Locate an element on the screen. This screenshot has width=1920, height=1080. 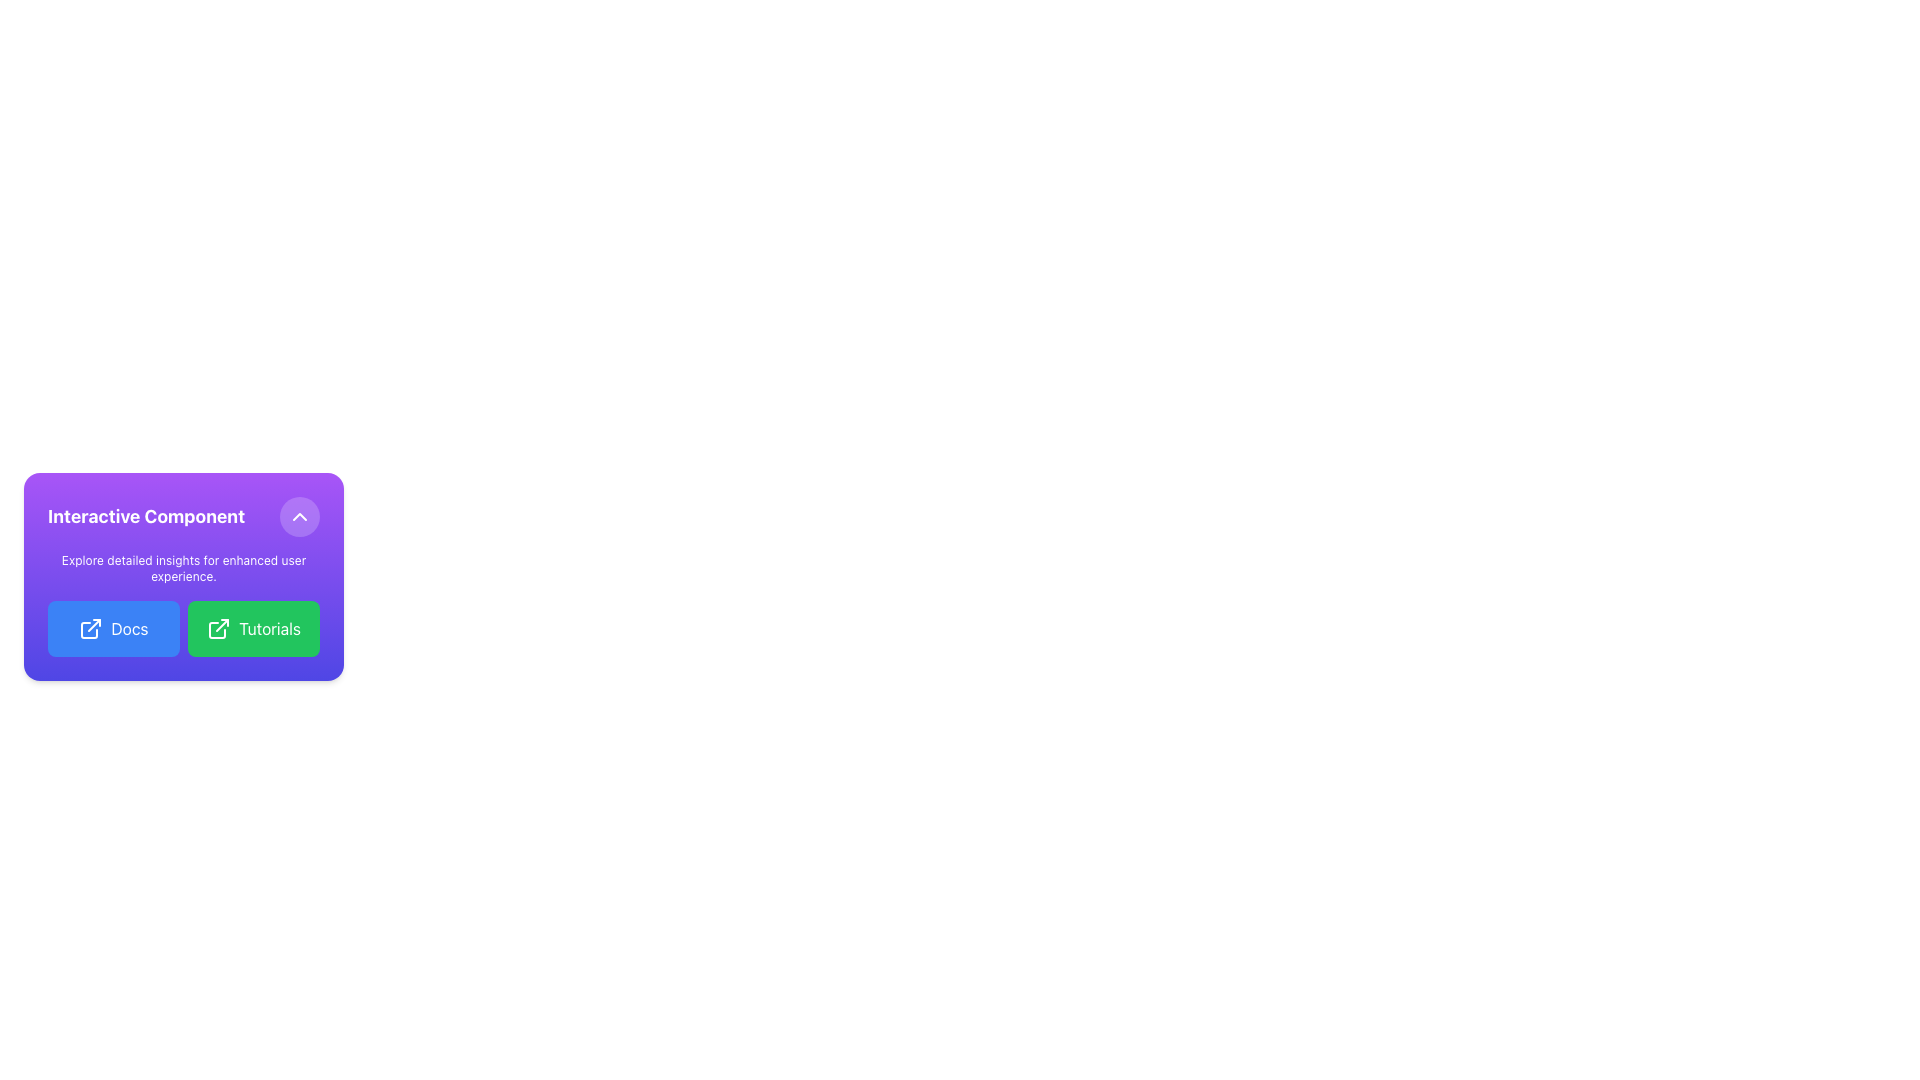
the blue button labeled 'Docs' with an outward arrow icon is located at coordinates (113, 627).